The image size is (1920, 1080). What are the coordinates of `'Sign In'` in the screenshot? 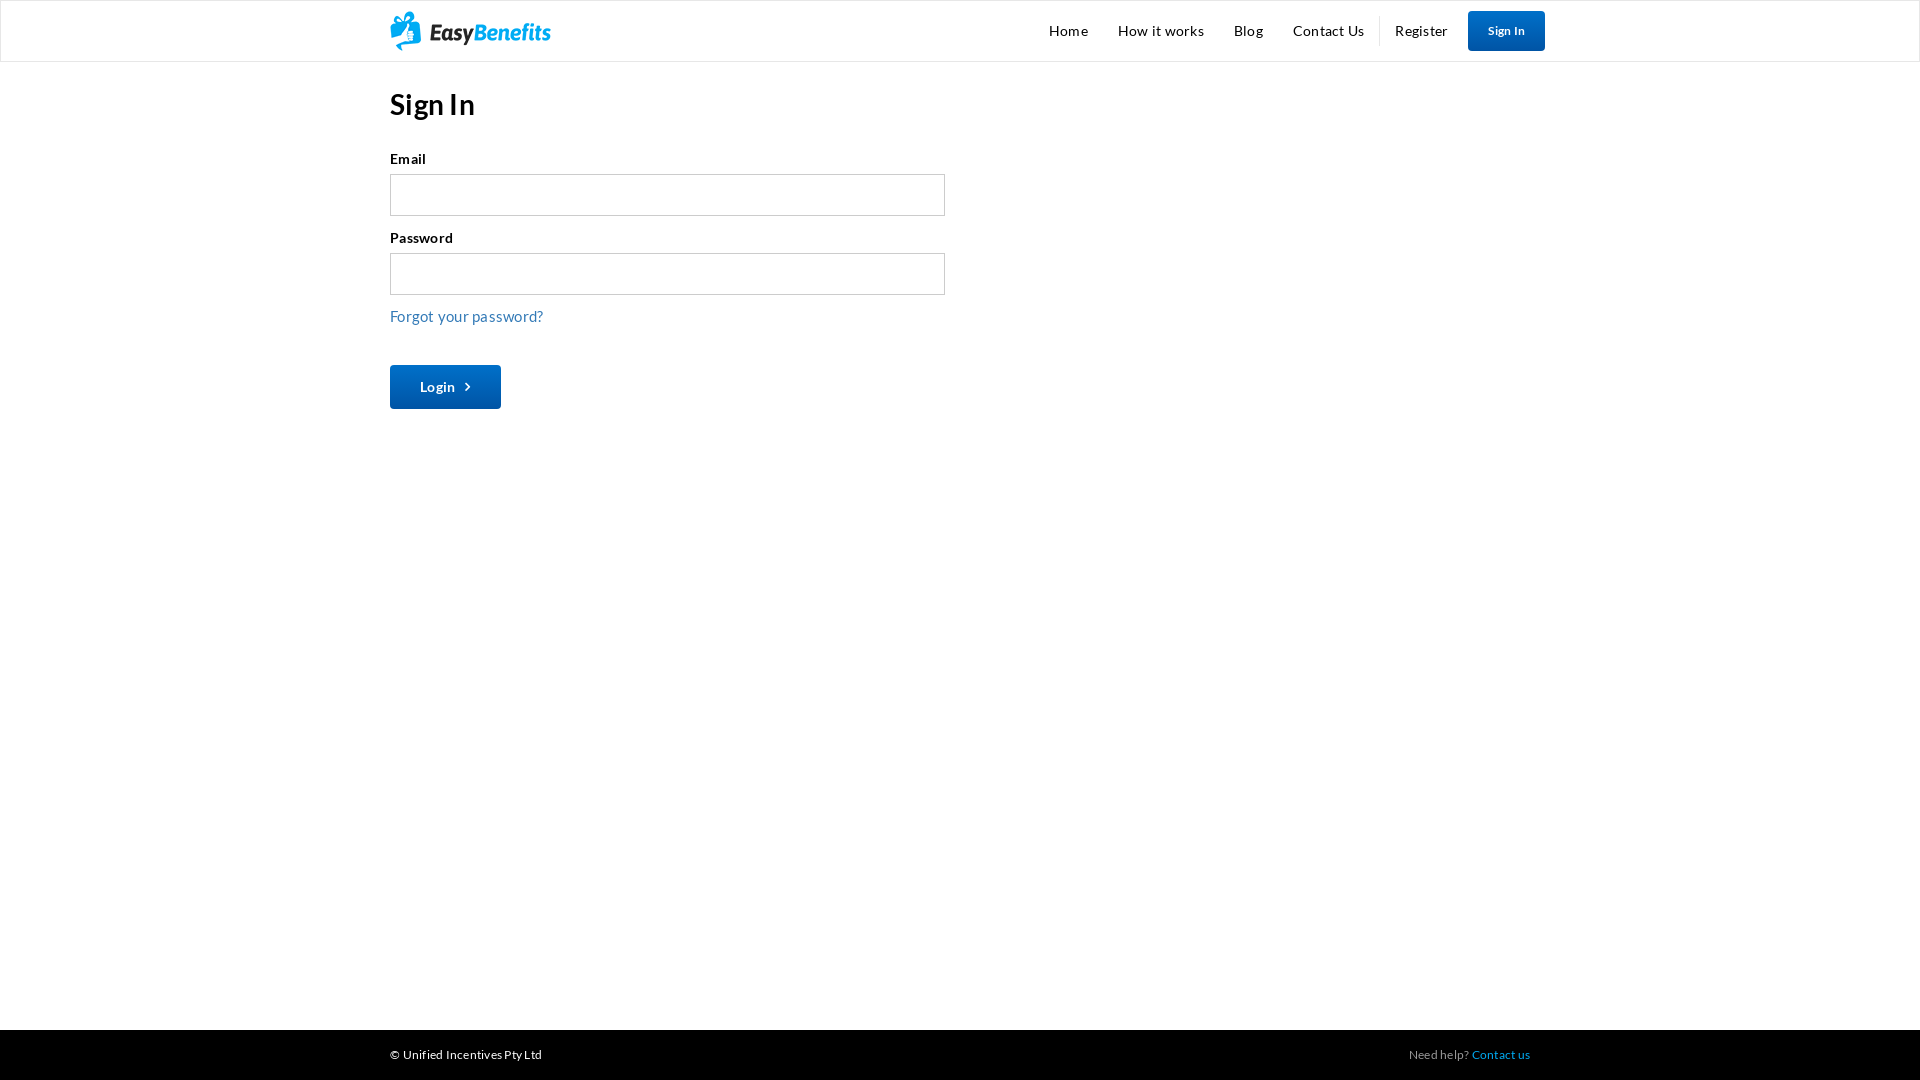 It's located at (1468, 30).